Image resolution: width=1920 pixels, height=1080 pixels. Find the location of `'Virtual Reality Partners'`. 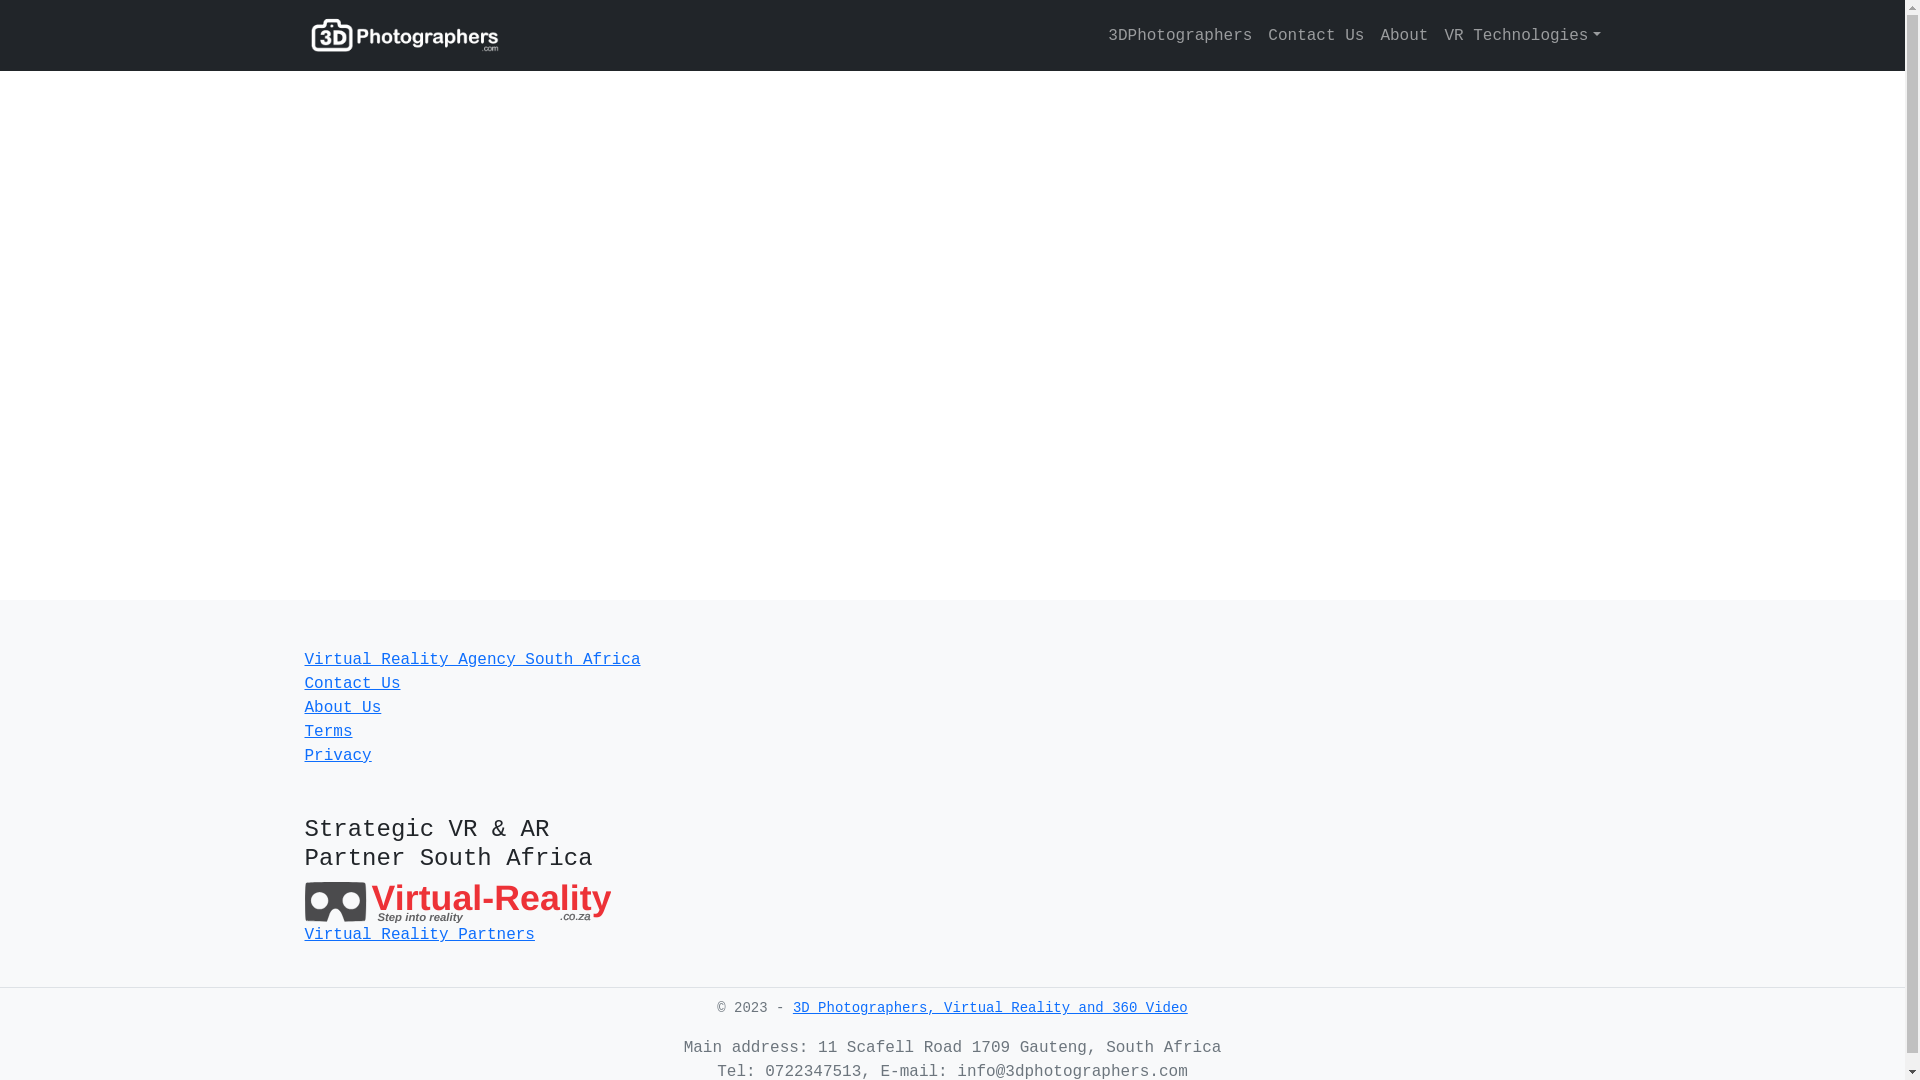

'Virtual Reality Partners' is located at coordinates (417, 934).